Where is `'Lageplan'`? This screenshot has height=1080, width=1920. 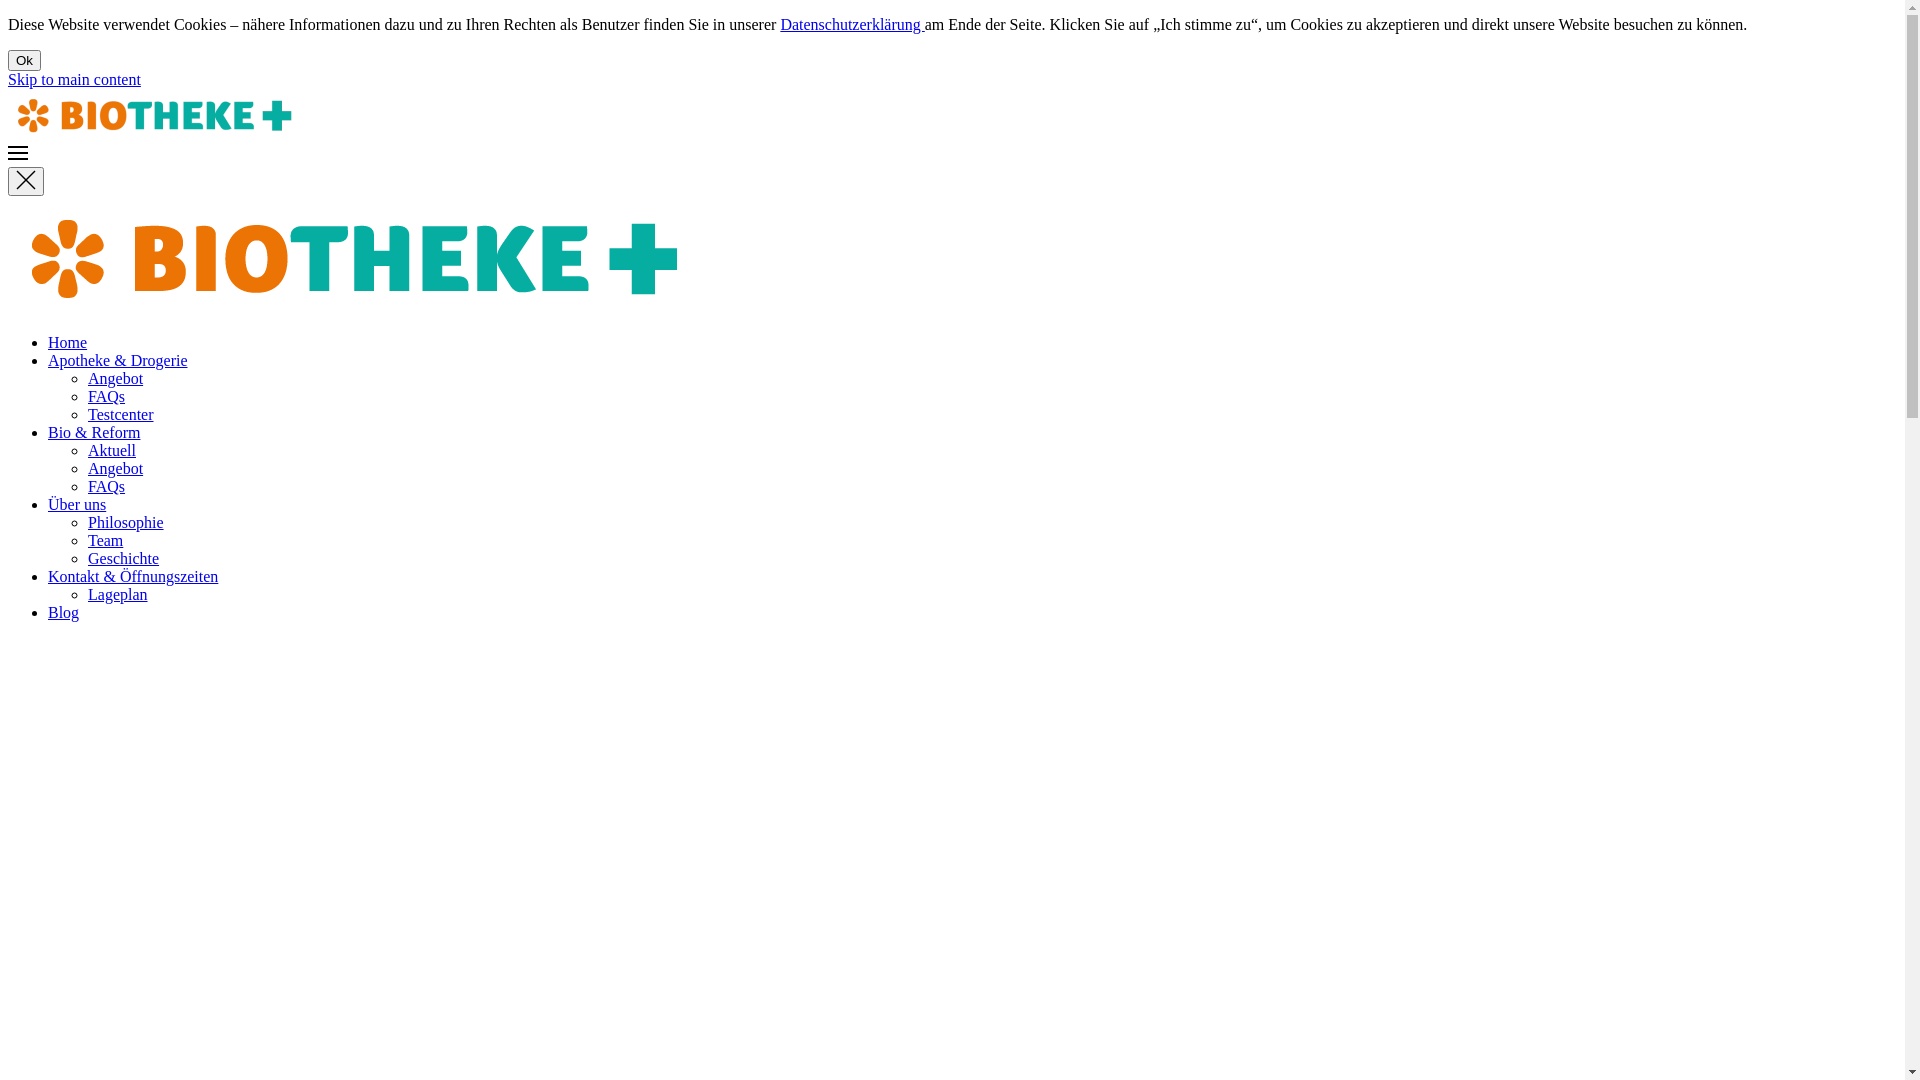
'Lageplan' is located at coordinates (117, 593).